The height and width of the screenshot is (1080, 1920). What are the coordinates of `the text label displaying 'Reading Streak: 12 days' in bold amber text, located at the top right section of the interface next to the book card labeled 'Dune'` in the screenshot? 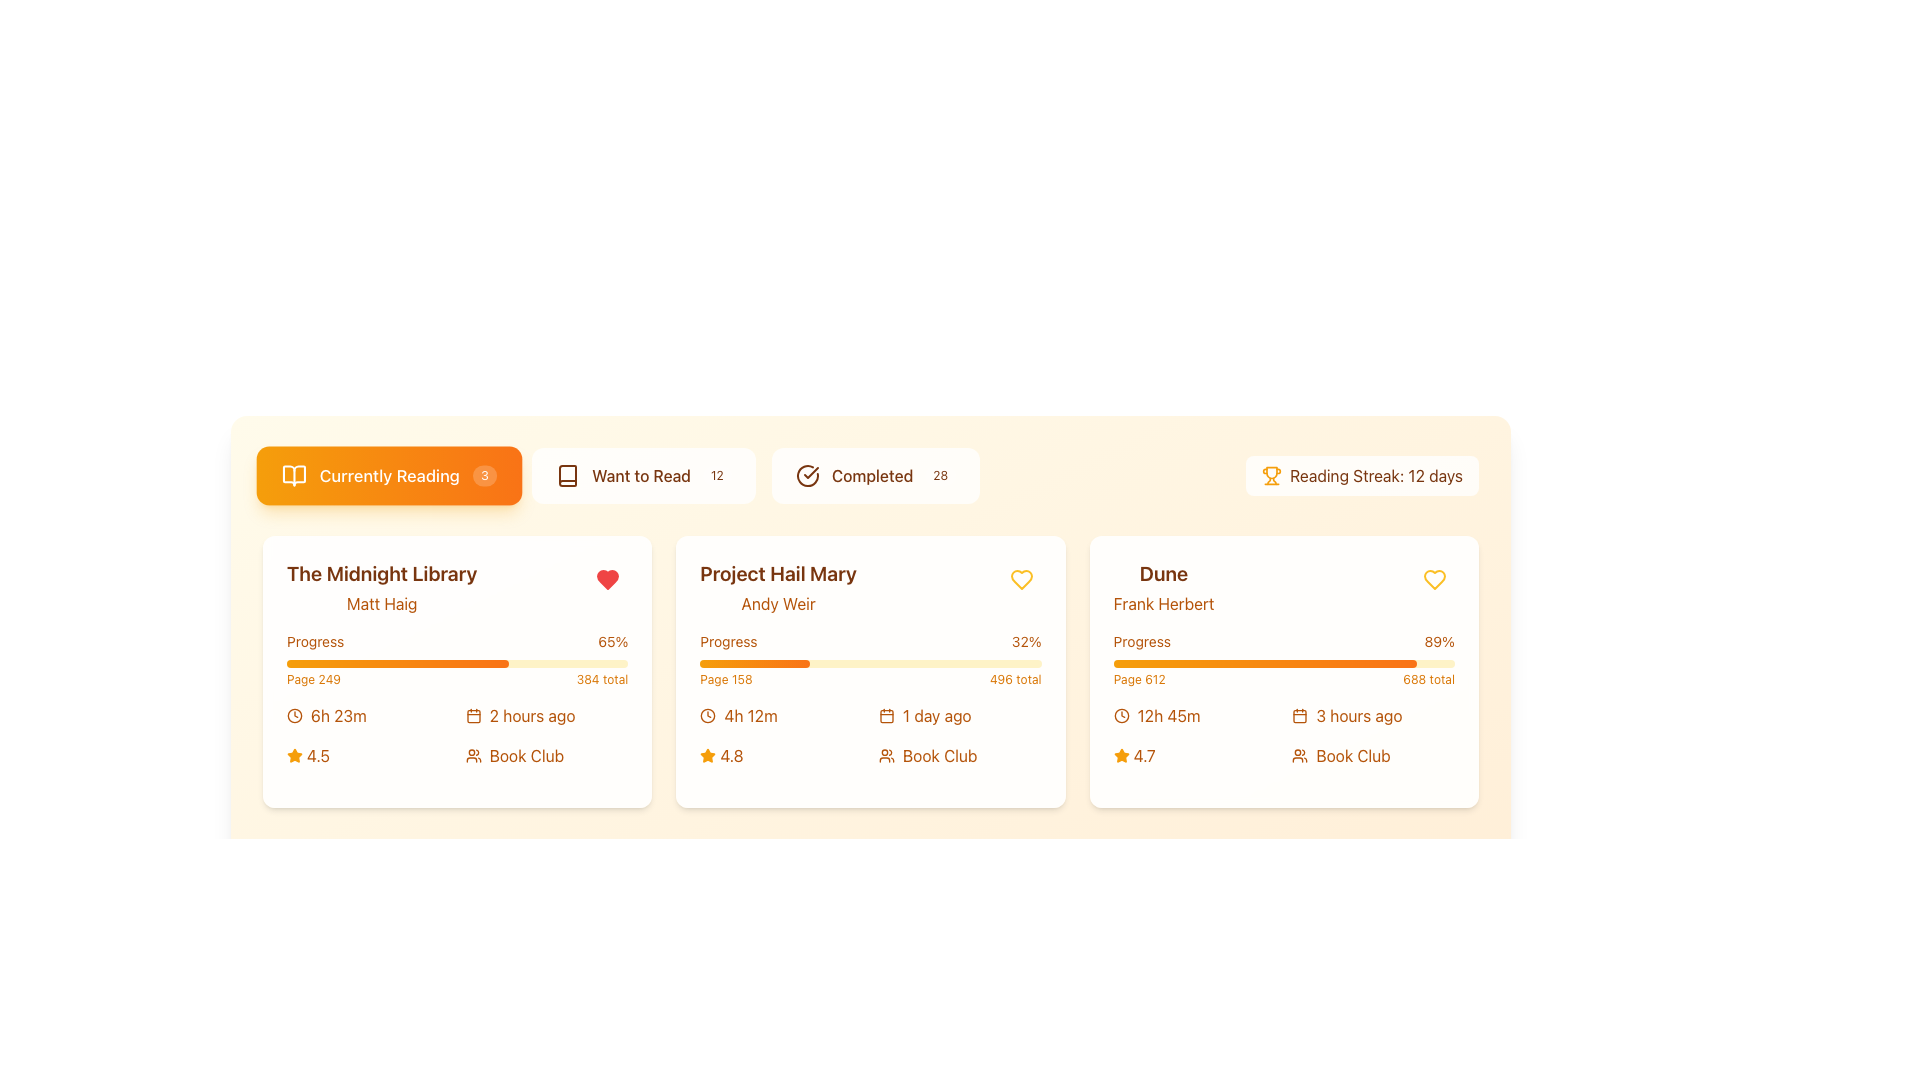 It's located at (1375, 475).